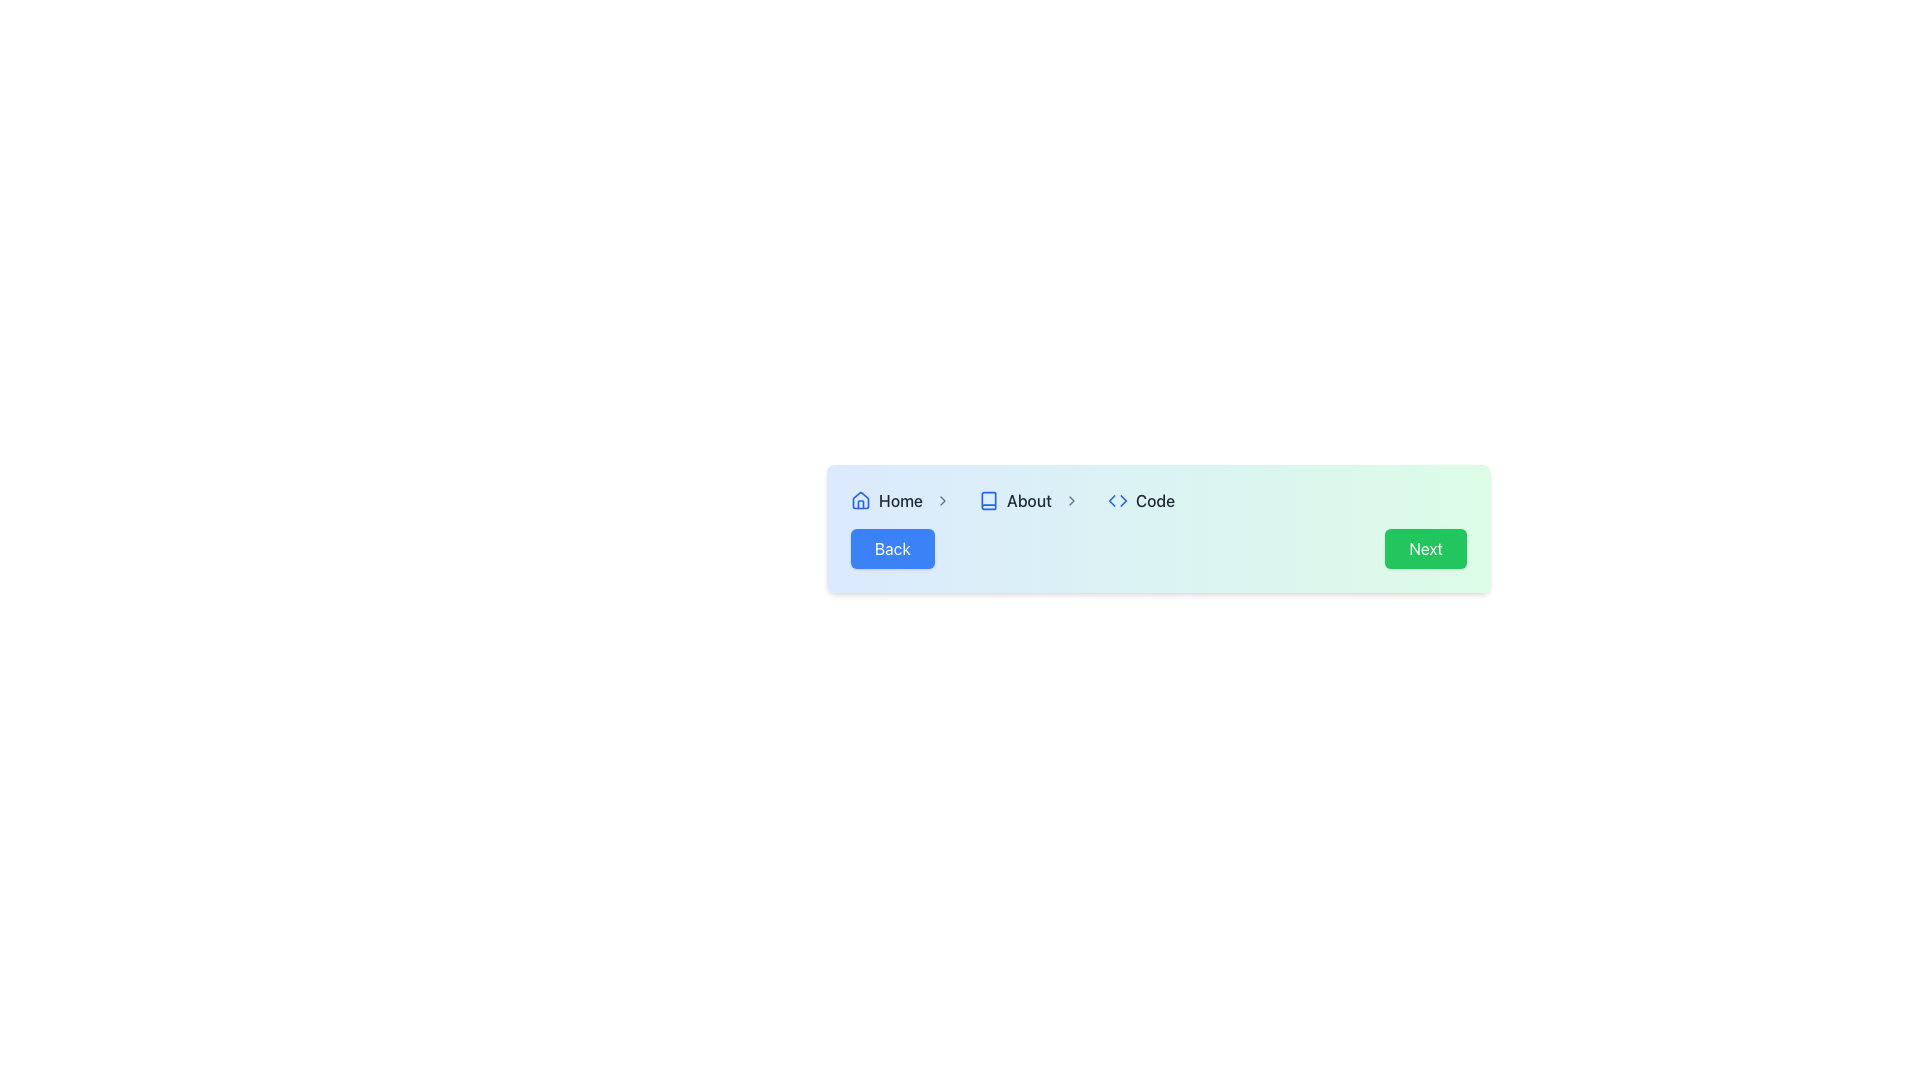 This screenshot has height=1080, width=1920. I want to click on the 'Code' text link in the breadcrumb navigation bar, so click(1155, 500).